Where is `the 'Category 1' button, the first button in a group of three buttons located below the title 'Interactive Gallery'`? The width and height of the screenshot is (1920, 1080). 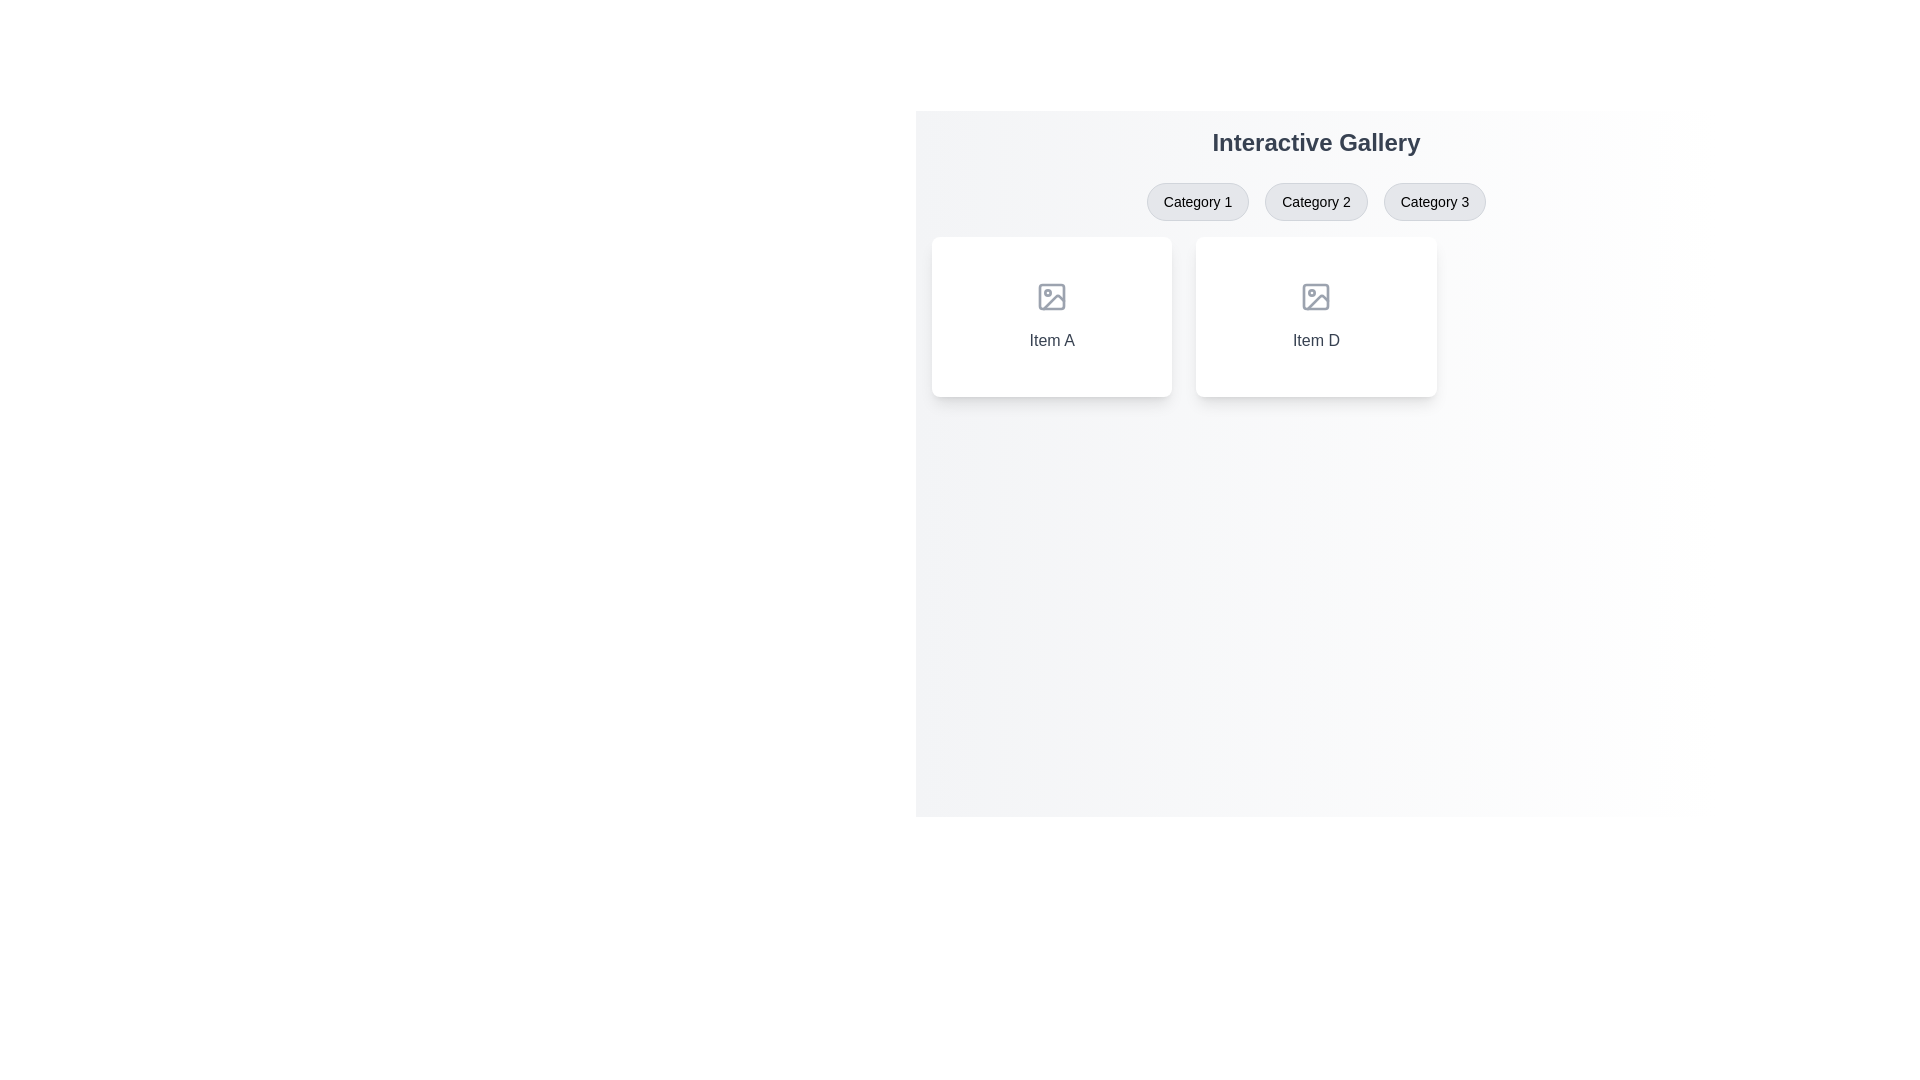
the 'Category 1' button, the first button in a group of three buttons located below the title 'Interactive Gallery' is located at coordinates (1198, 201).